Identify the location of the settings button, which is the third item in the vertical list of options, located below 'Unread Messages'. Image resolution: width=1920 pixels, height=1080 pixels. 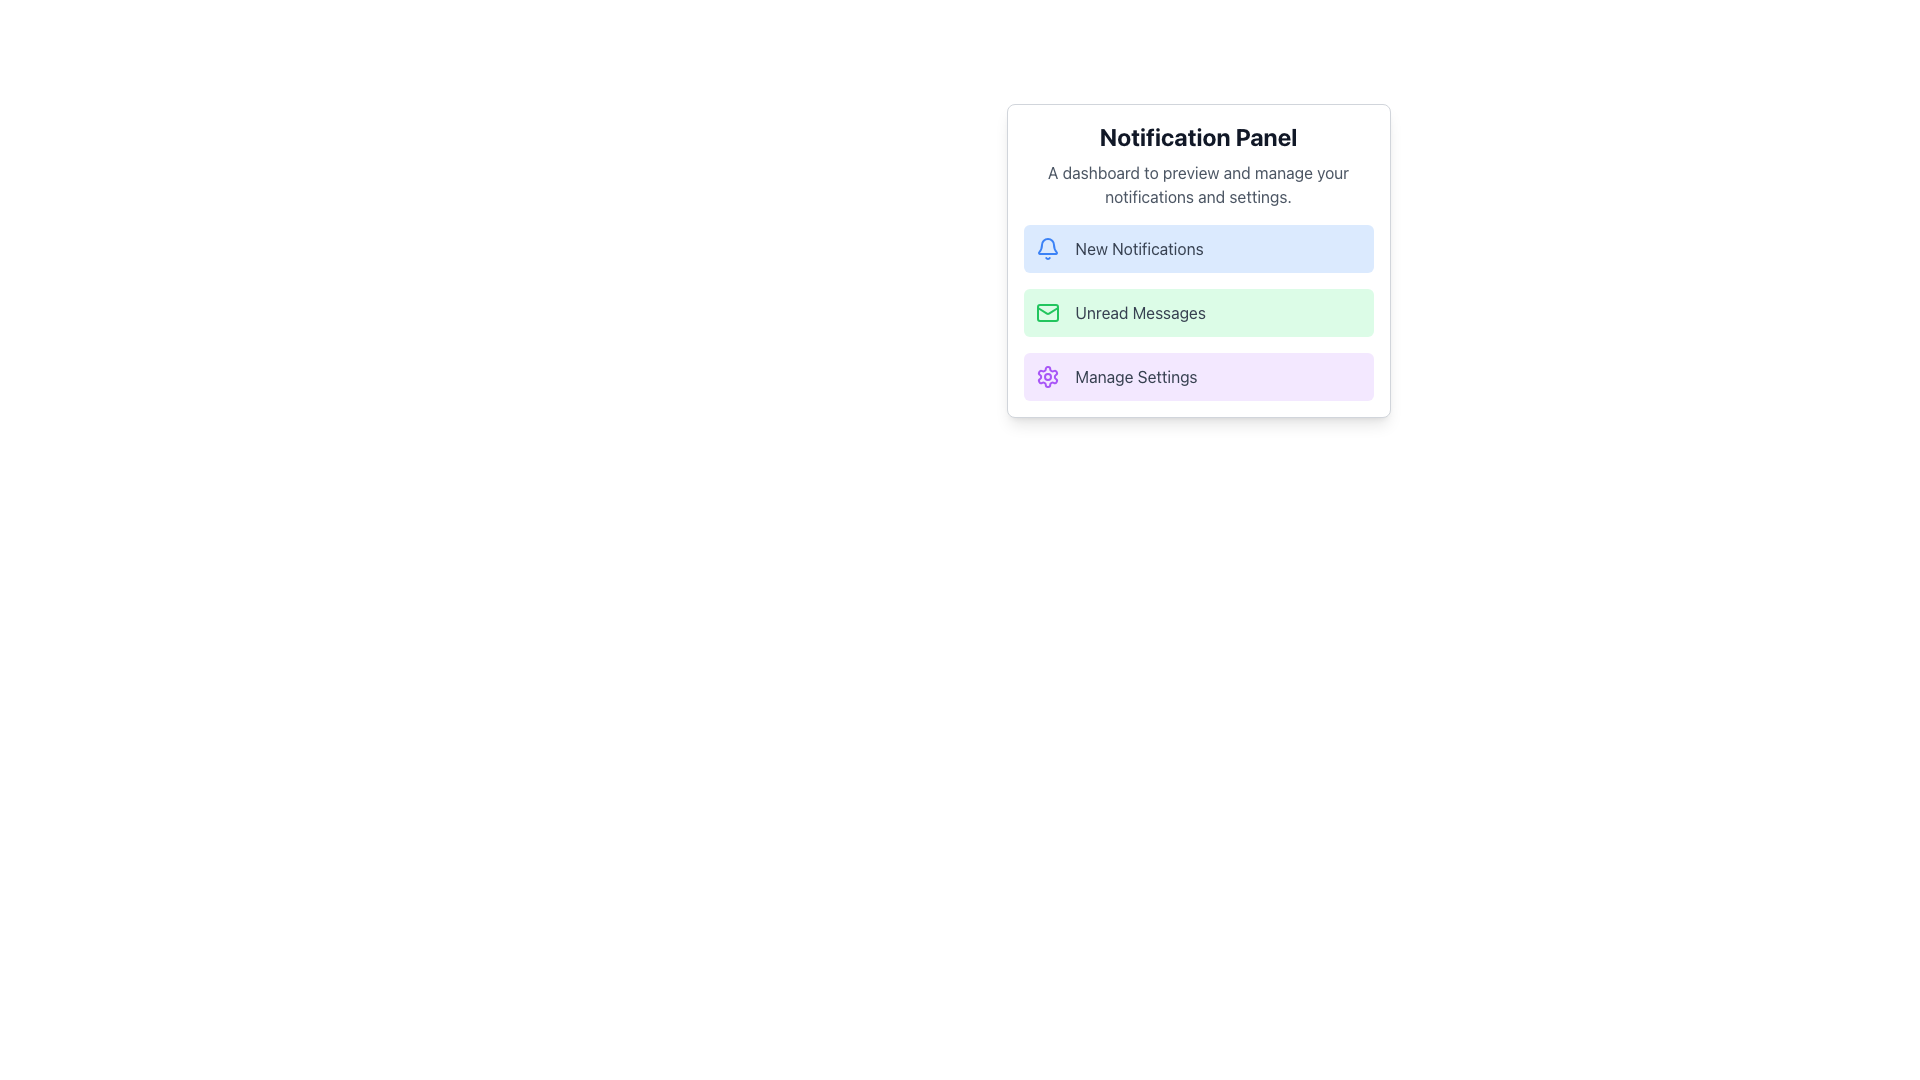
(1198, 377).